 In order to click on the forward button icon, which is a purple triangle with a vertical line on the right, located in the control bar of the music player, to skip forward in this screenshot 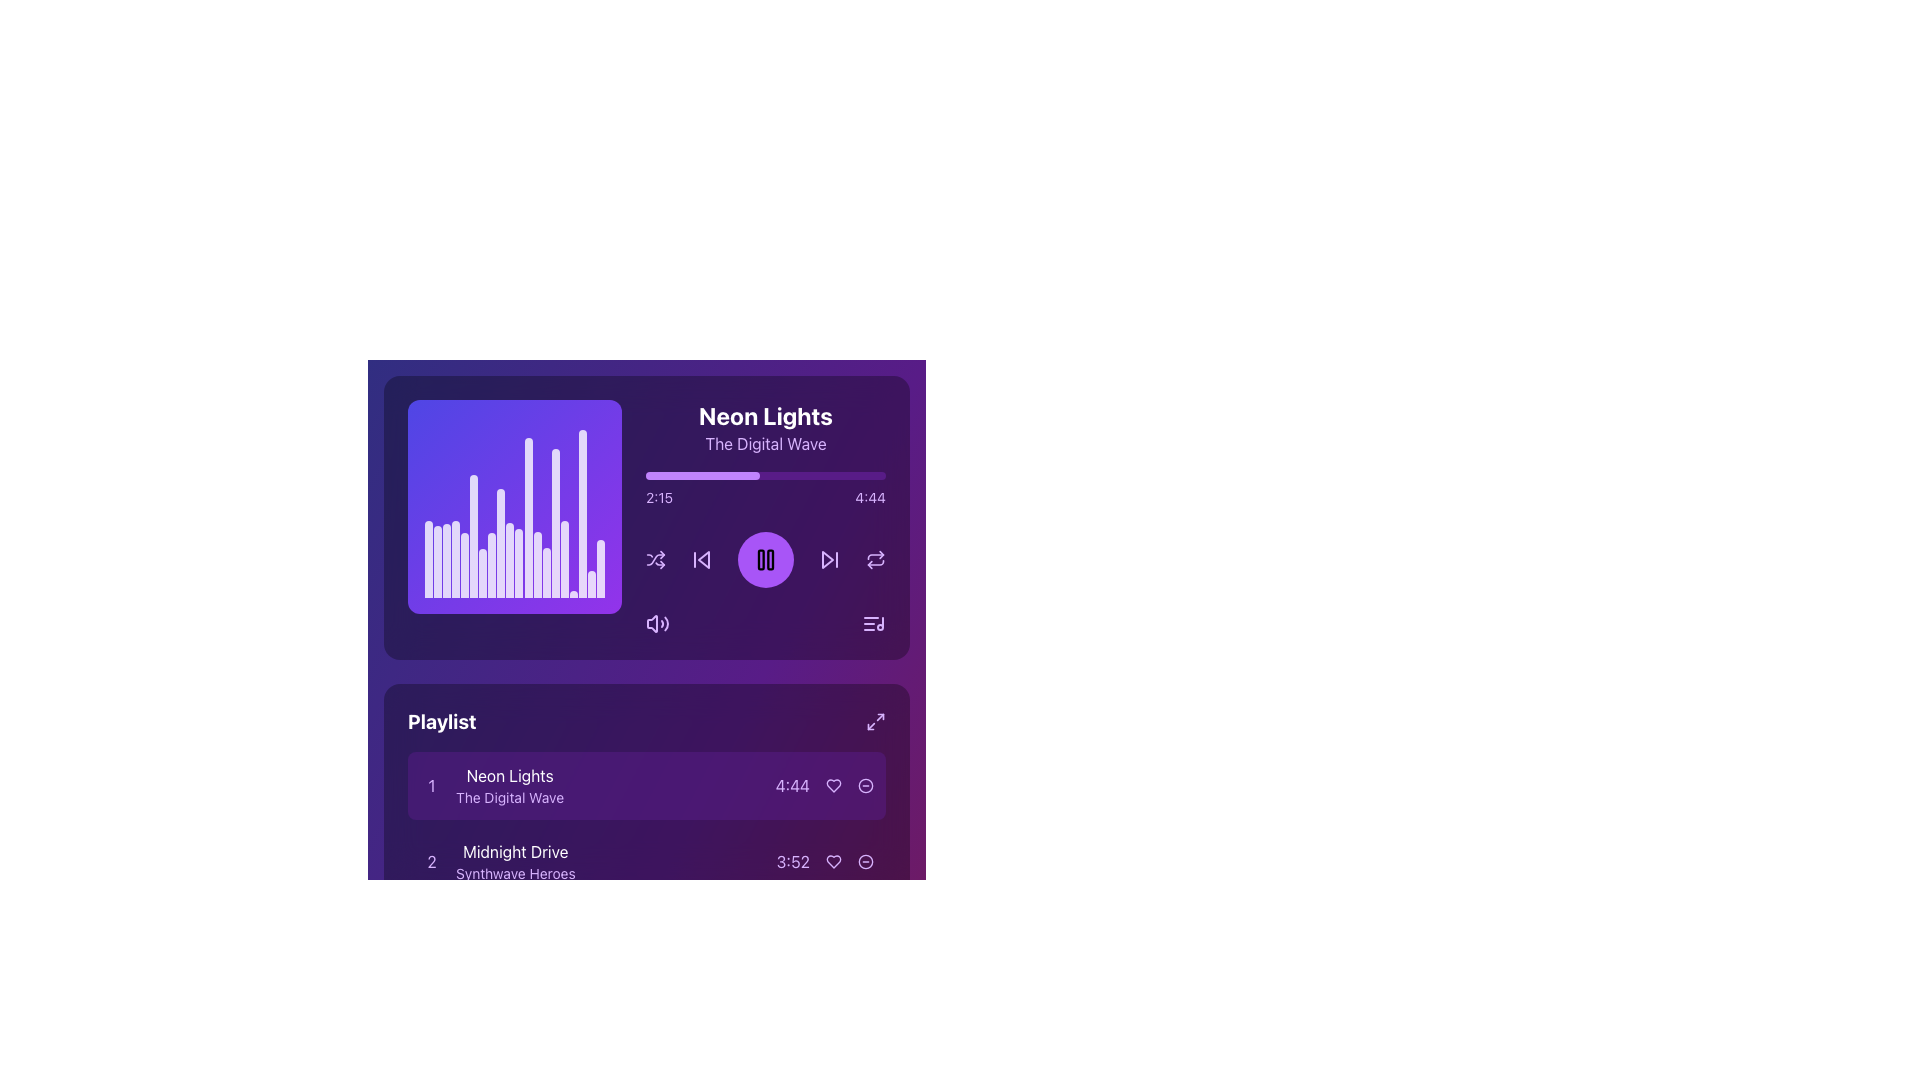, I will do `click(830, 559)`.